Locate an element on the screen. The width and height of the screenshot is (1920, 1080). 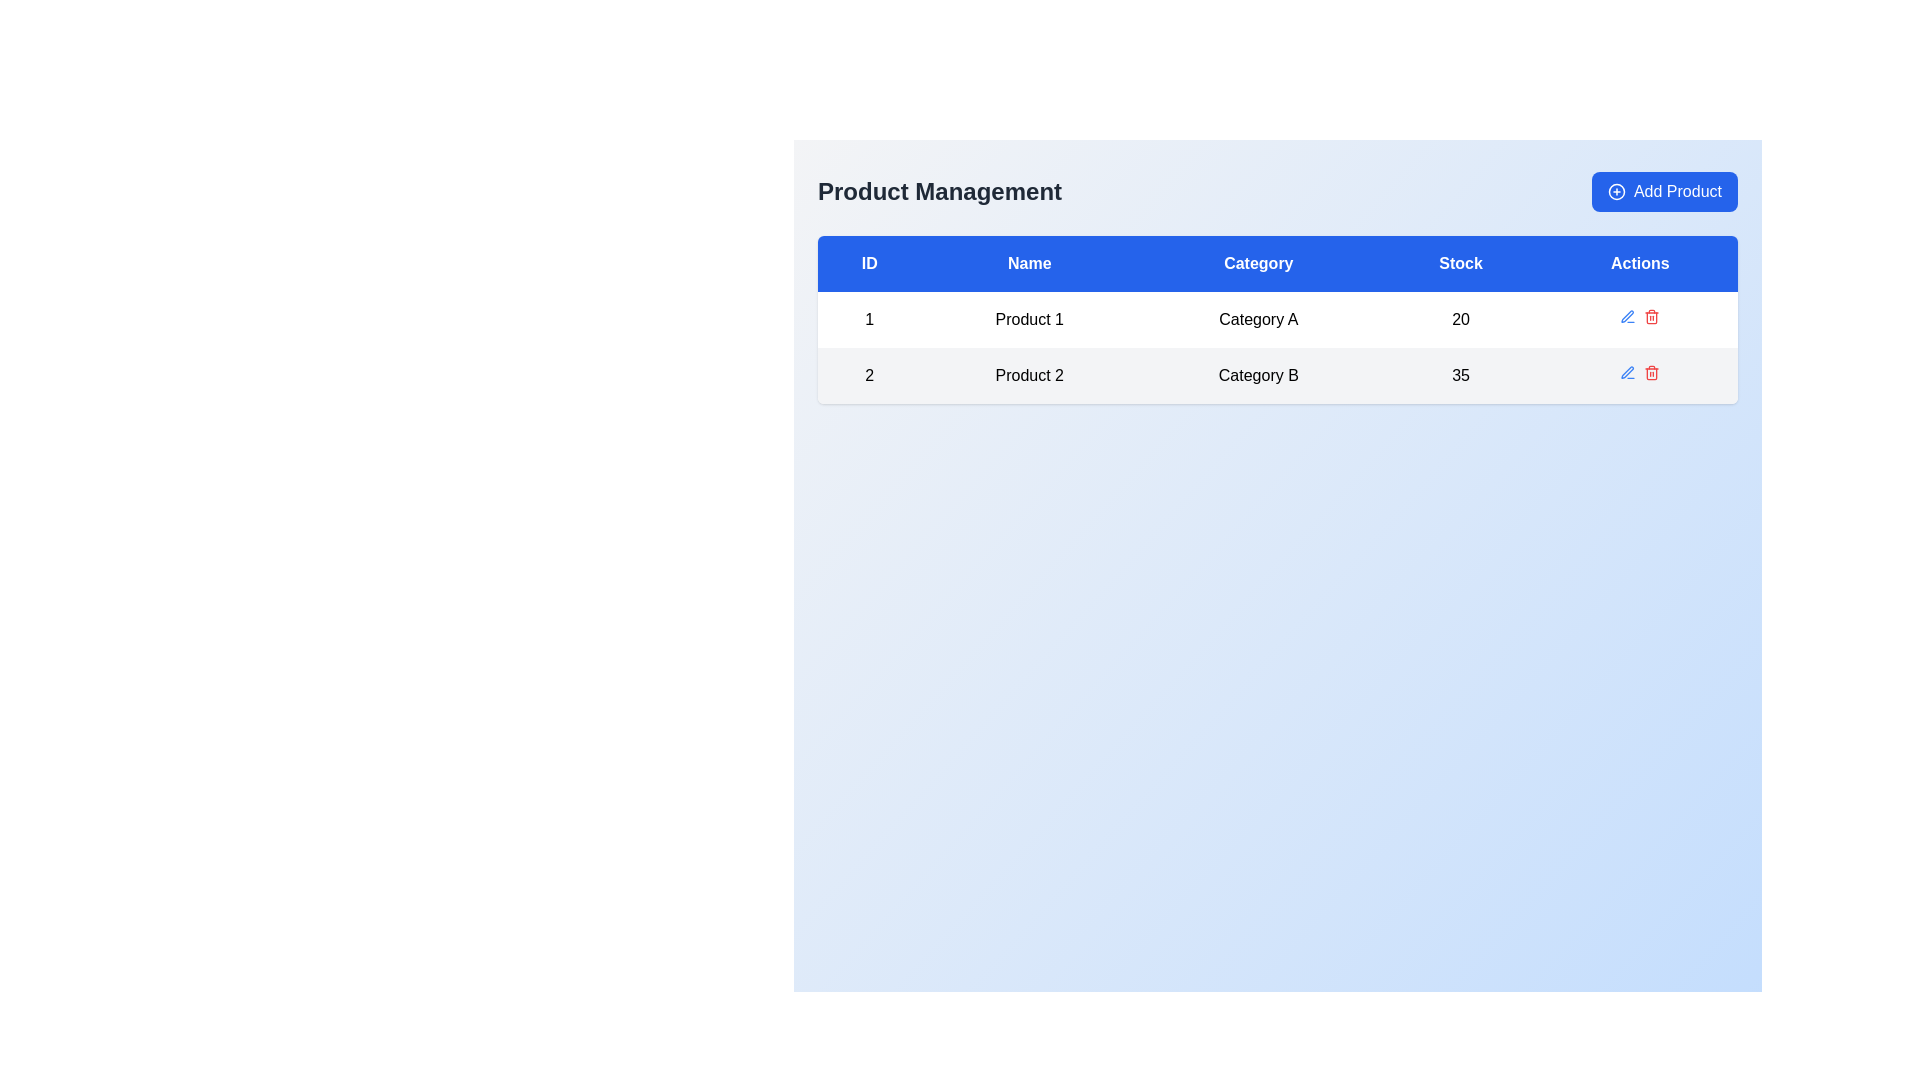
the first cell in the first row of the table under the 'ID' column, which serves as an identifier for the associated product is located at coordinates (869, 319).